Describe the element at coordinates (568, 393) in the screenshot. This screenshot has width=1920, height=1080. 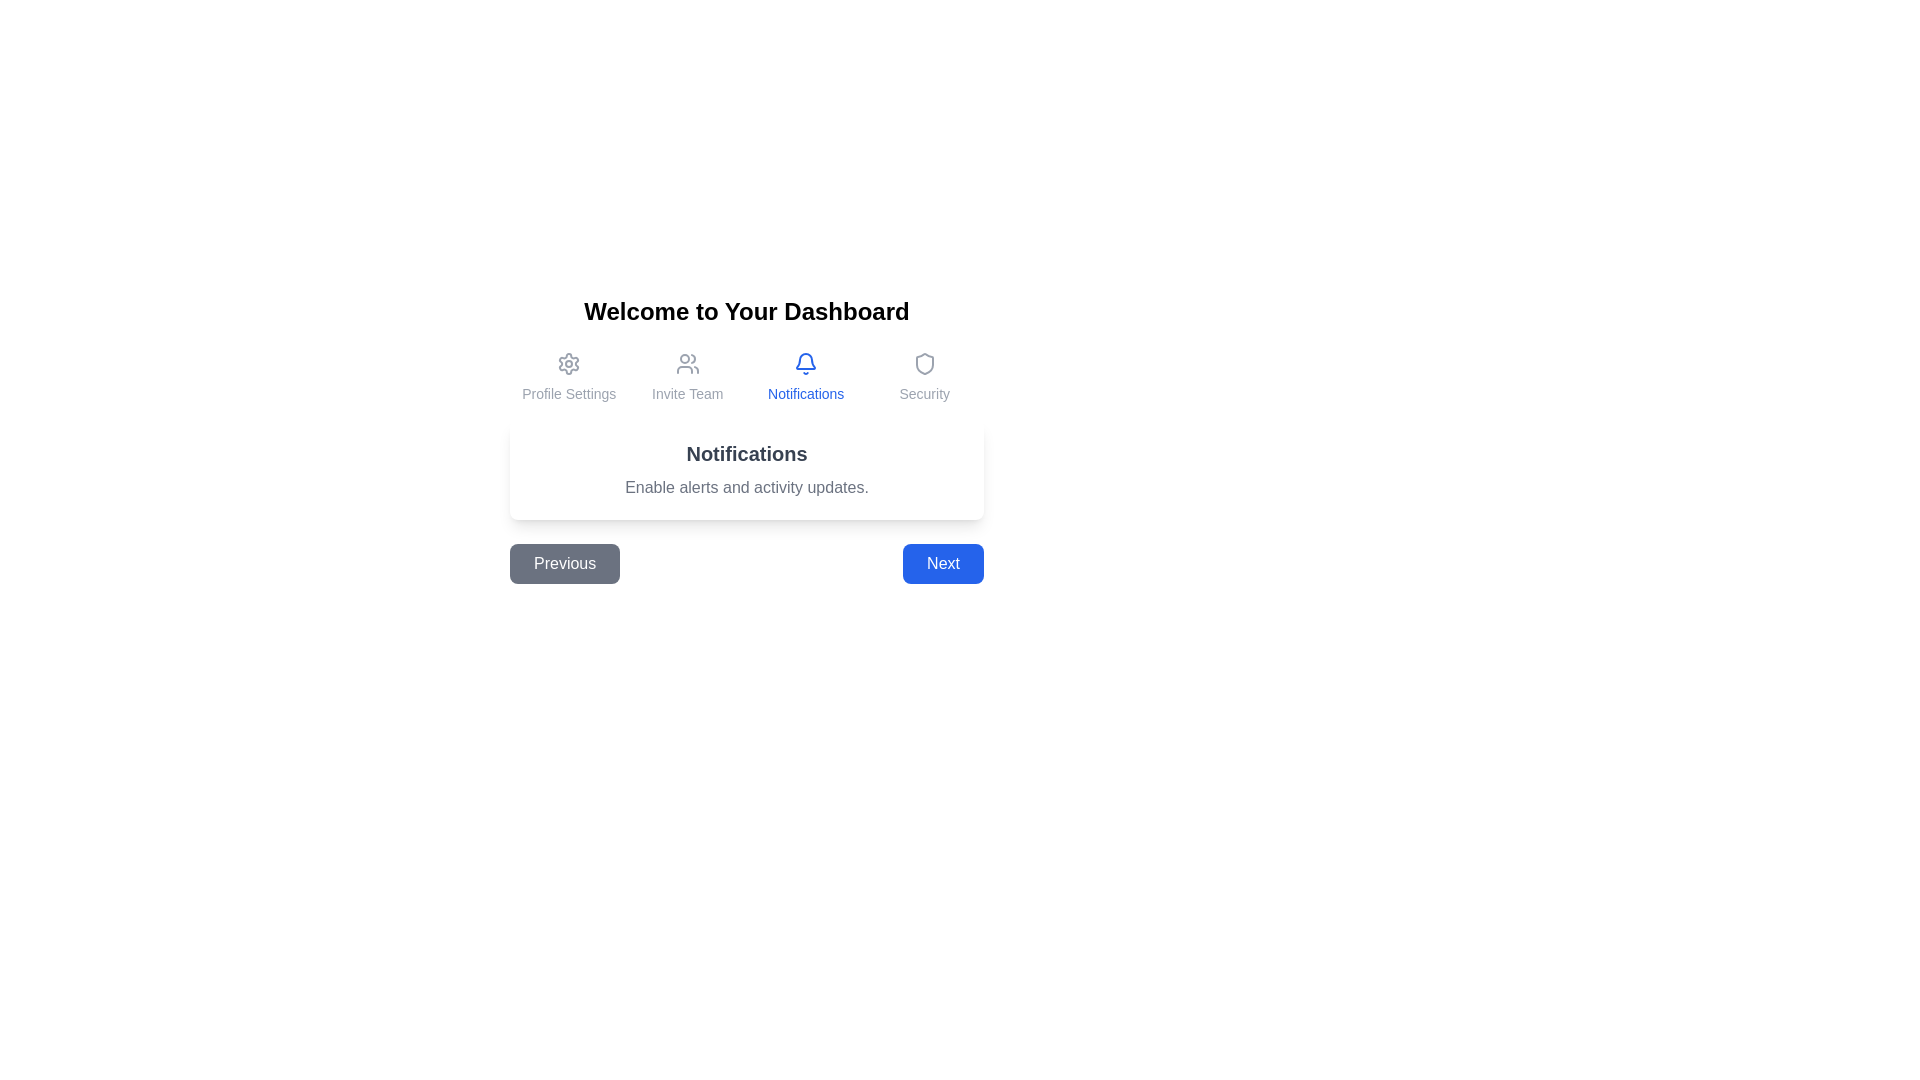
I see `the text label 'Profile Settings', which is styled with a medium font weight and small size, located below a gear icon and is the first item in a horizontal group` at that location.